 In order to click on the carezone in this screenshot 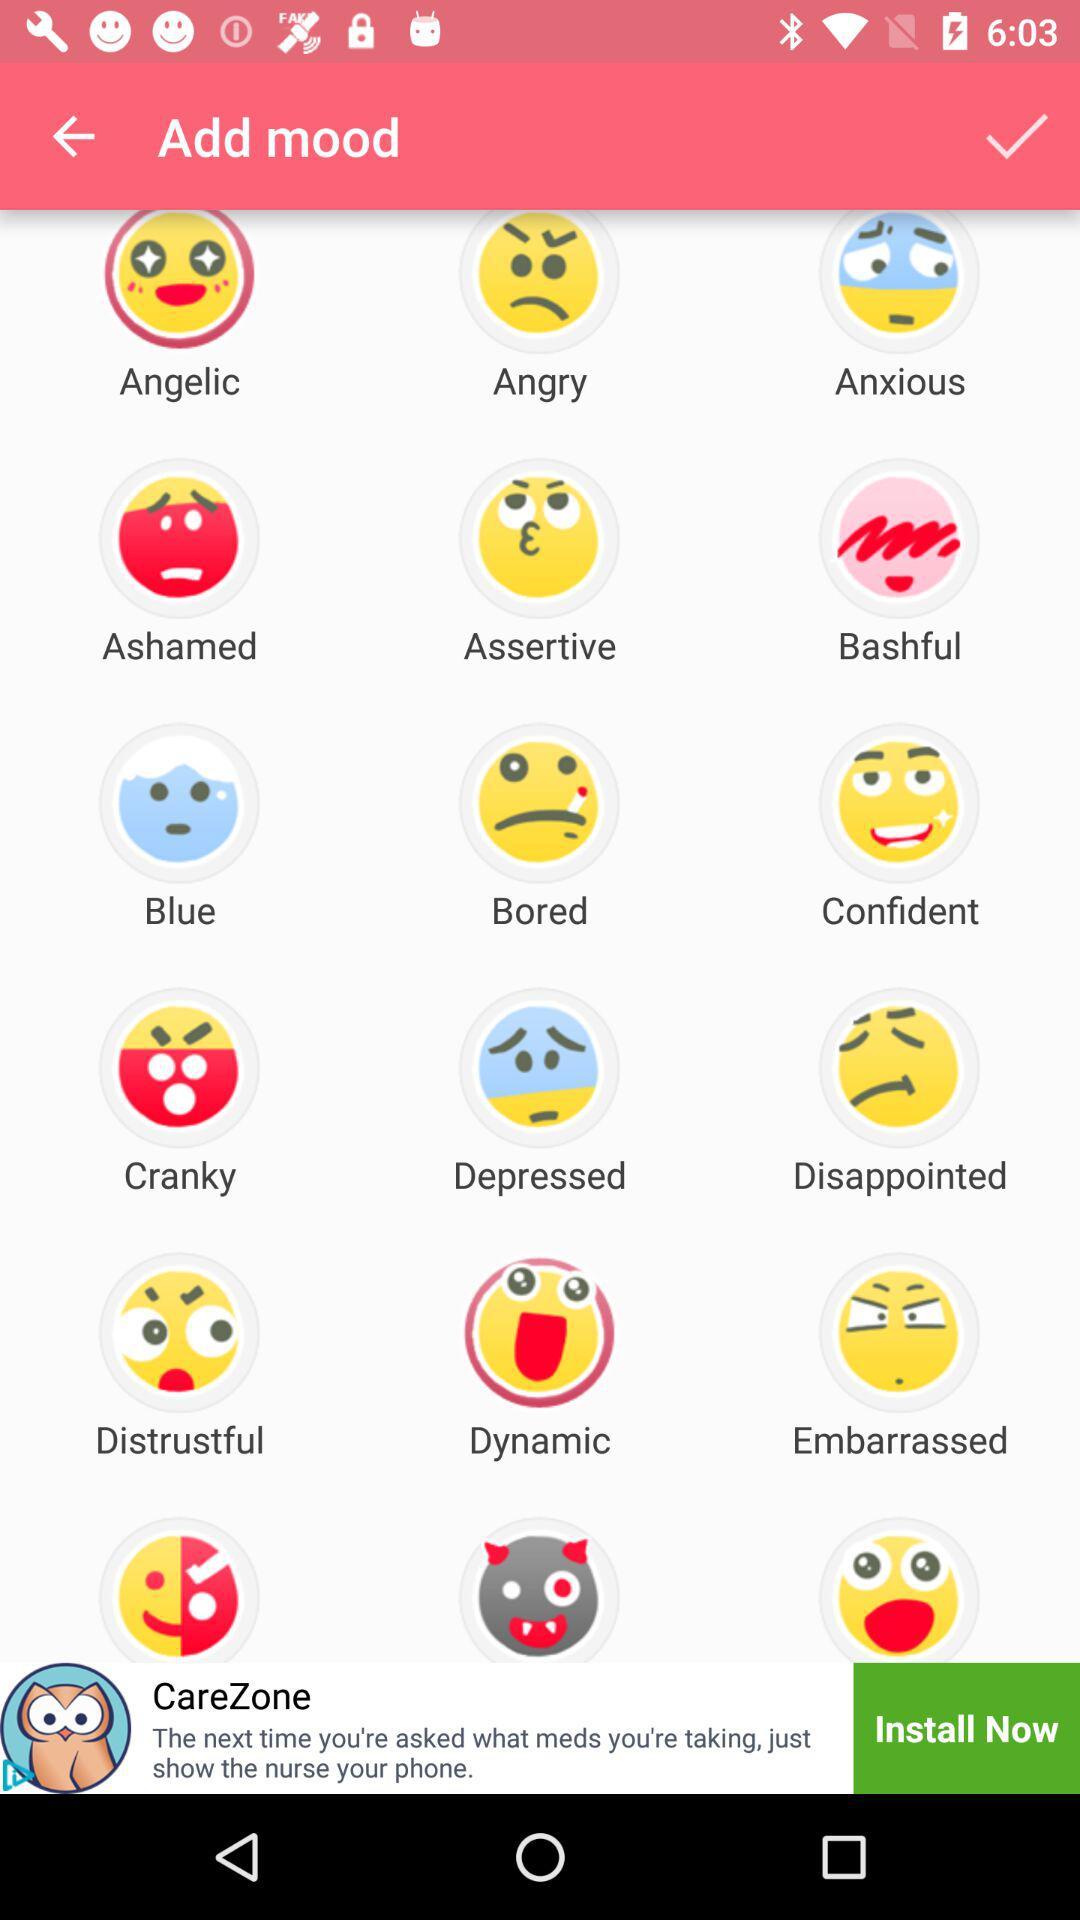, I will do `click(230, 1693)`.